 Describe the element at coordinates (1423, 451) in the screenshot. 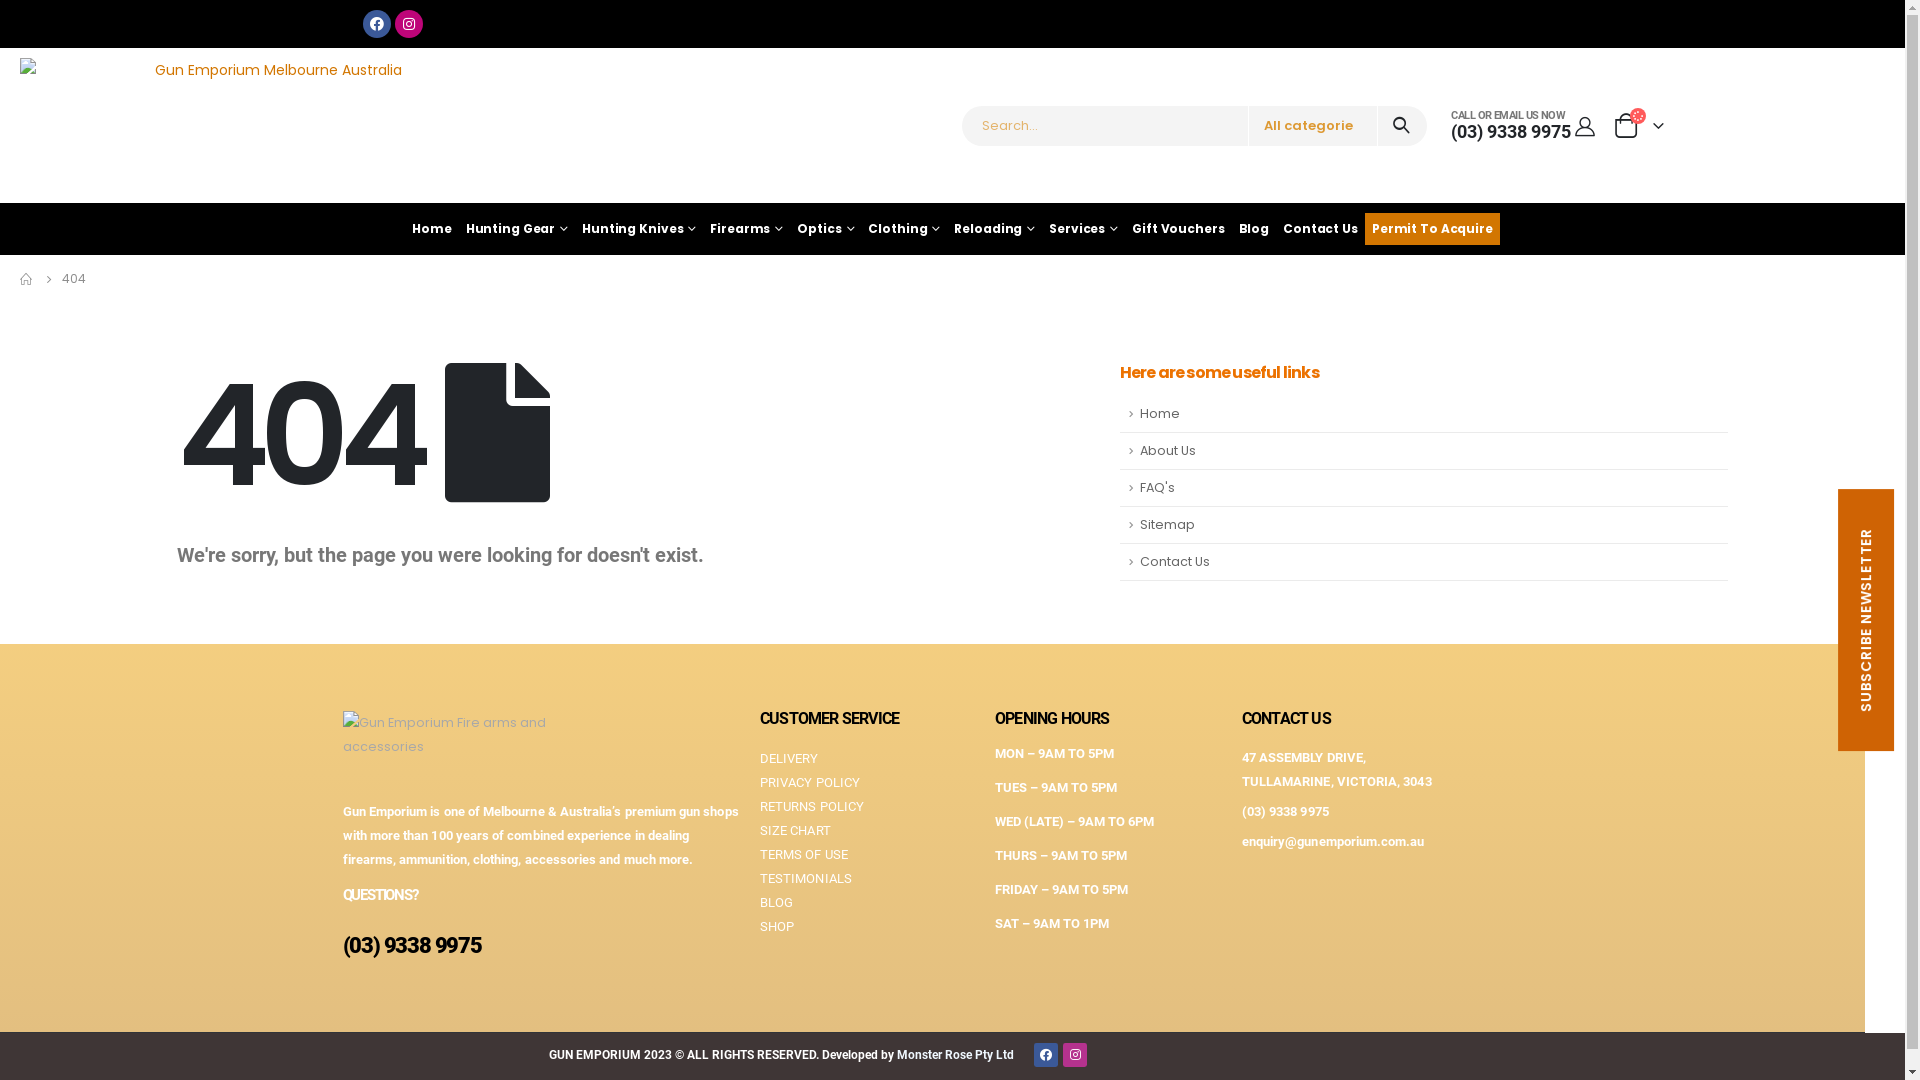

I see `'About Us'` at that location.